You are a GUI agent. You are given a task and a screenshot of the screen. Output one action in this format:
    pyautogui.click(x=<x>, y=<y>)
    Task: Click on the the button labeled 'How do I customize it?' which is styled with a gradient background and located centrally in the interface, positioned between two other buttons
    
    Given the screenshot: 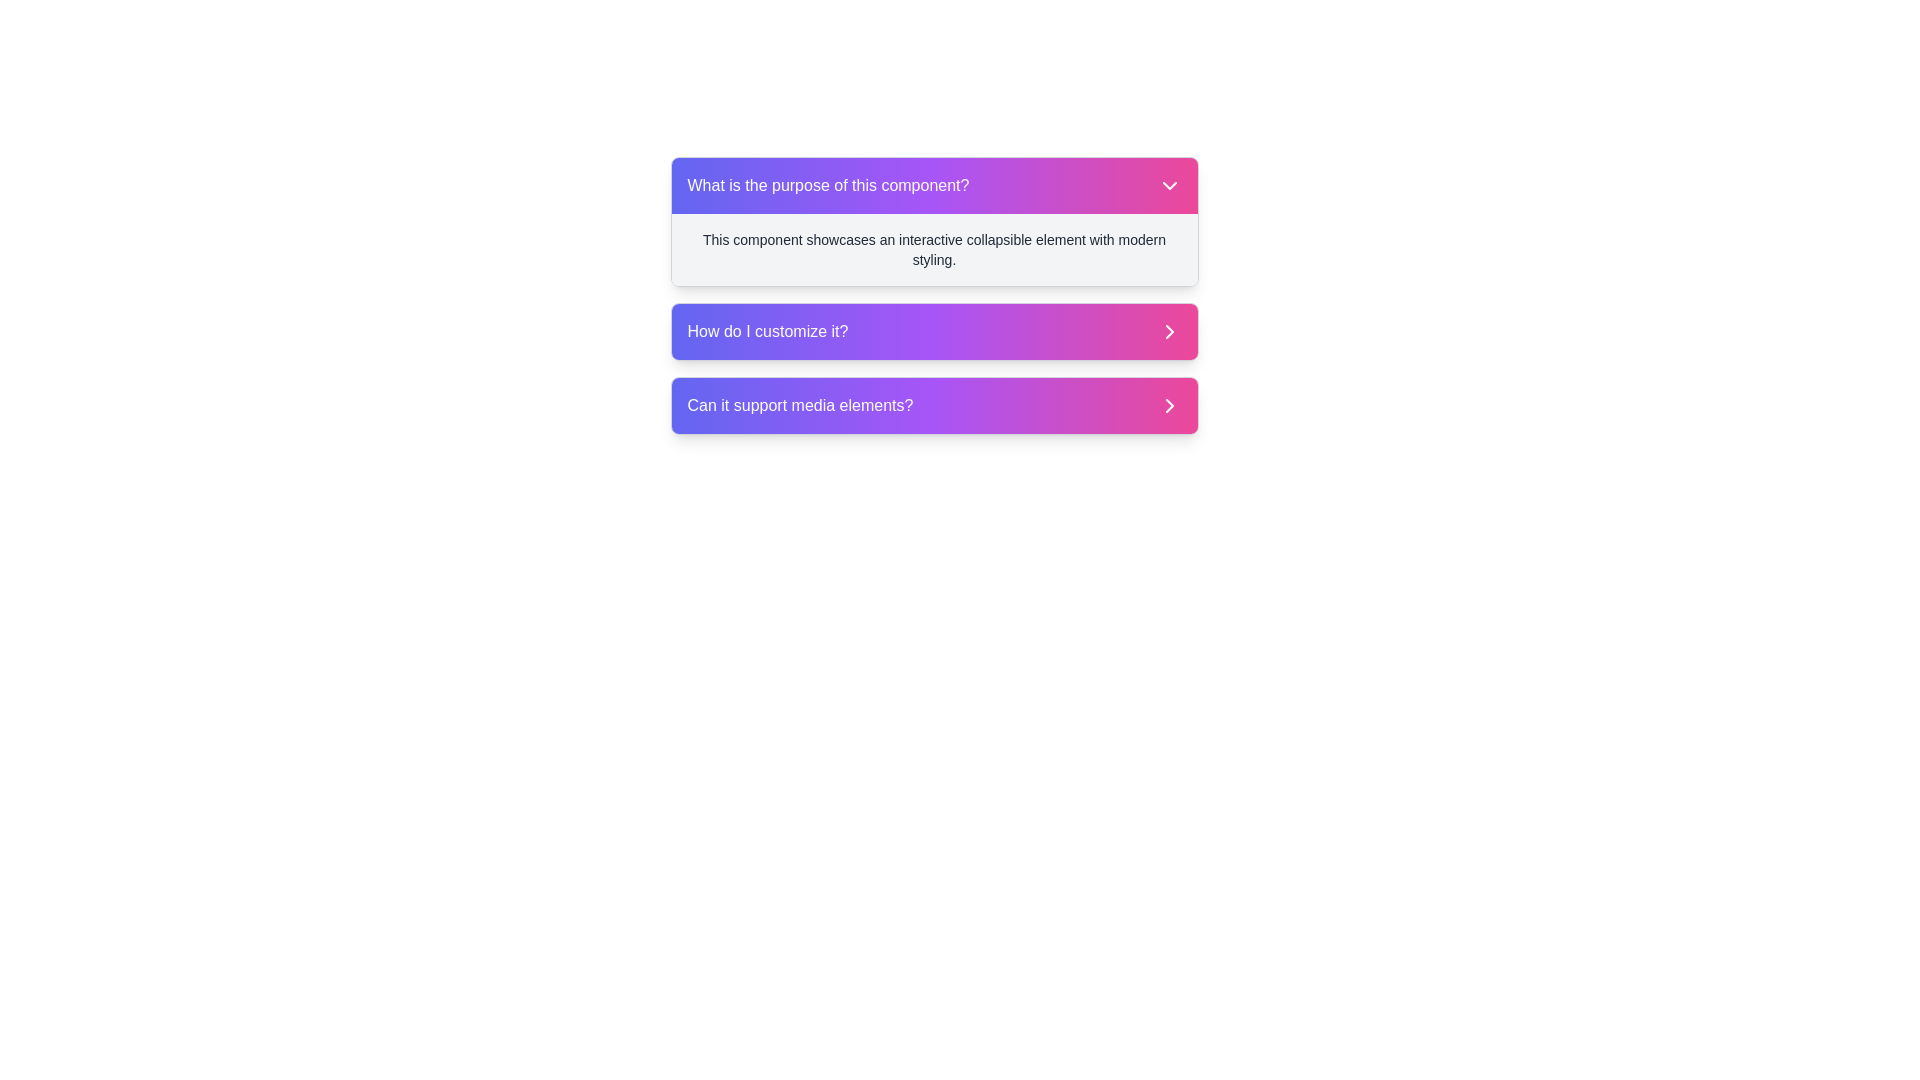 What is the action you would take?
    pyautogui.click(x=933, y=330)
    